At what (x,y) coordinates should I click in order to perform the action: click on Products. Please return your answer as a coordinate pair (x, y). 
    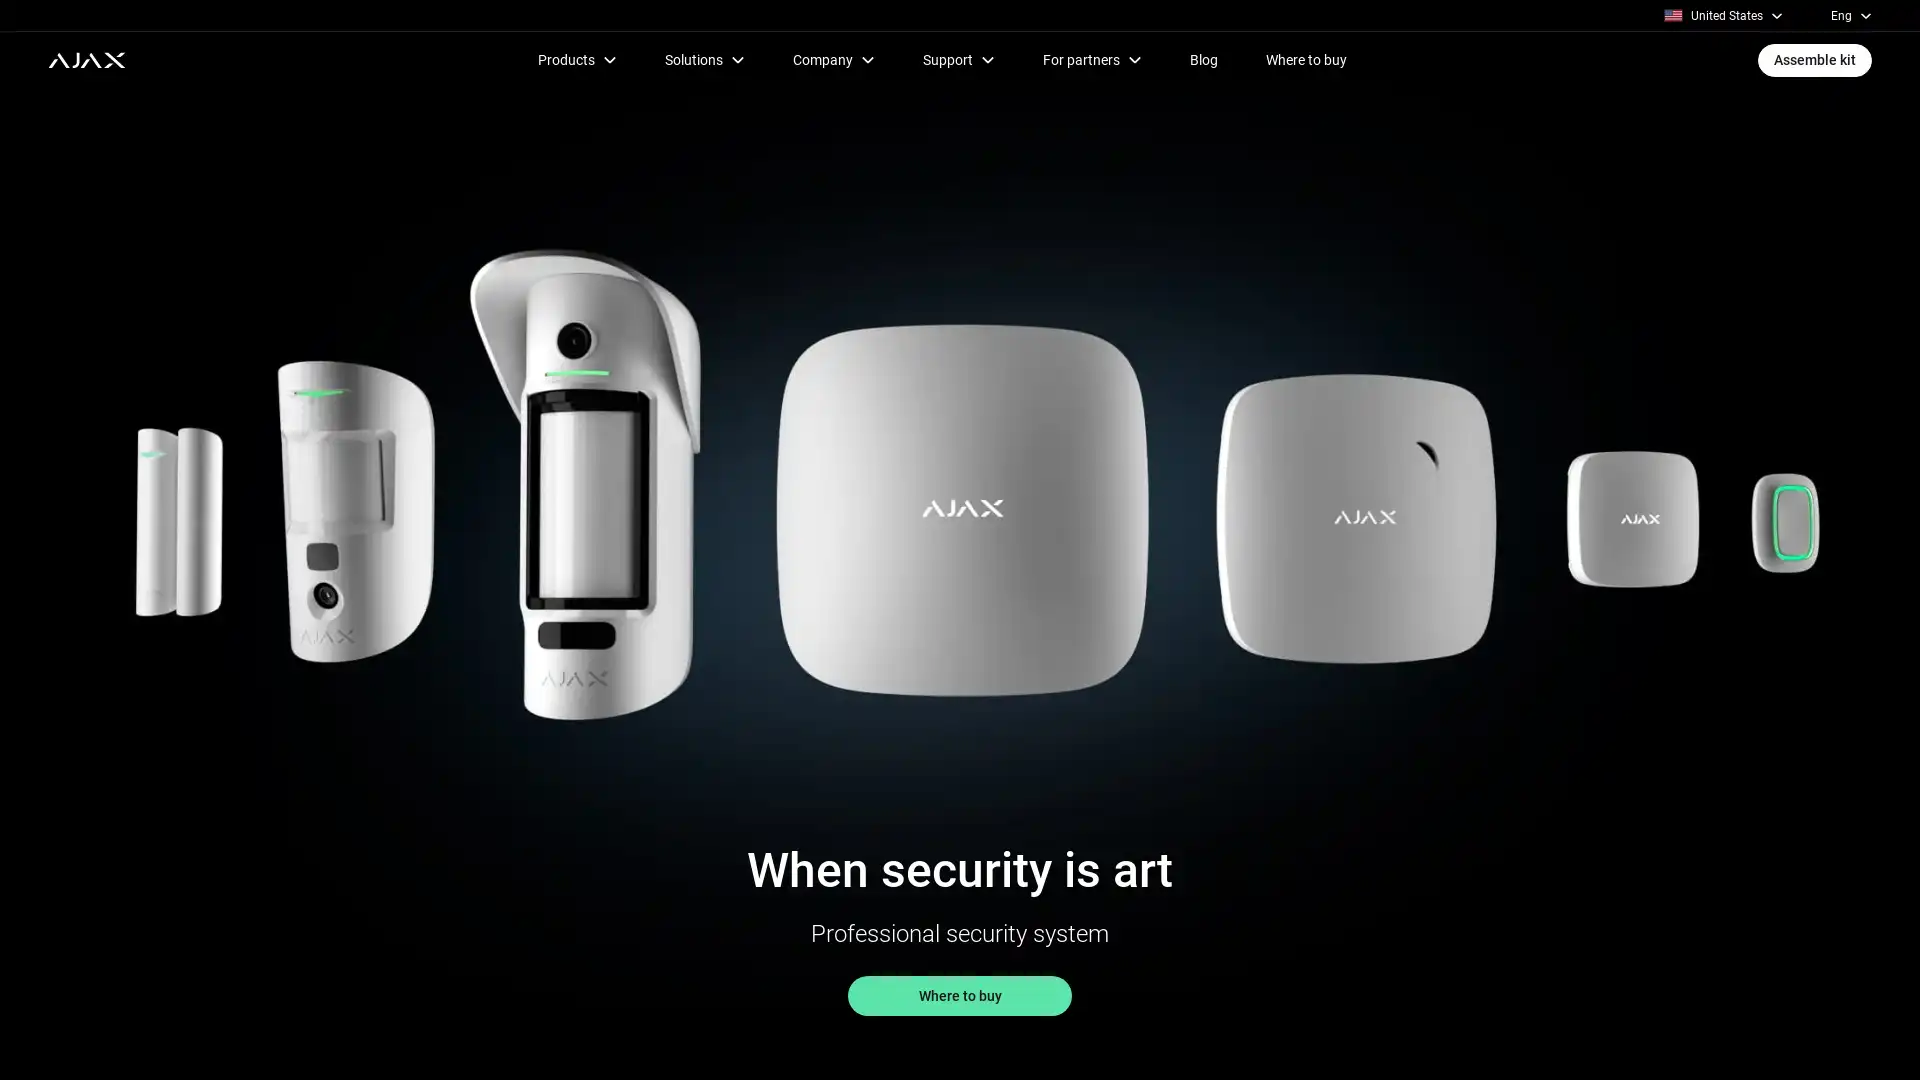
    Looking at the image, I should click on (575, 59).